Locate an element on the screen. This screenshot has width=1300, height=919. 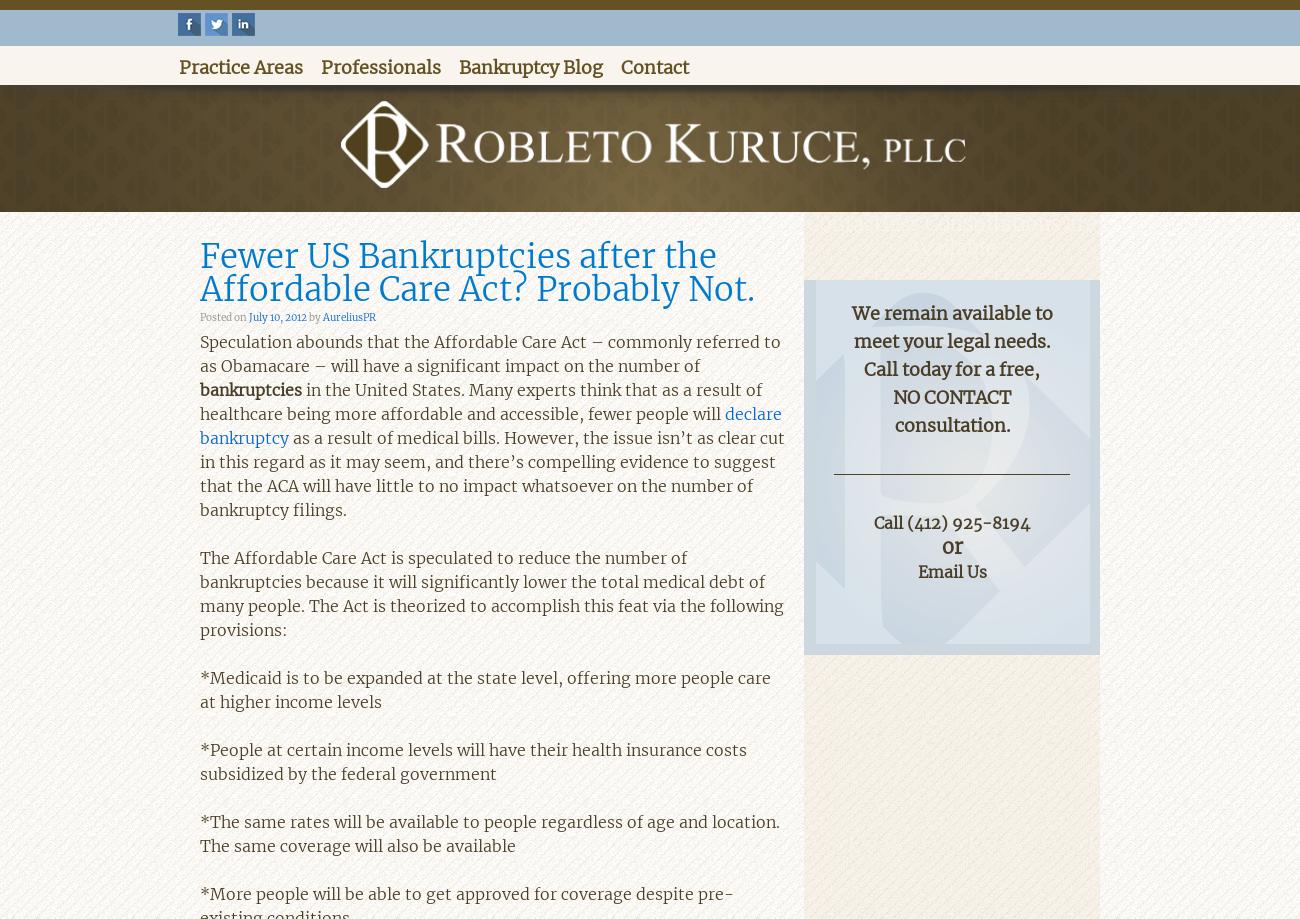
'*People at certain income levels will have their health insurance costs subsidized by the federal government' is located at coordinates (472, 761).